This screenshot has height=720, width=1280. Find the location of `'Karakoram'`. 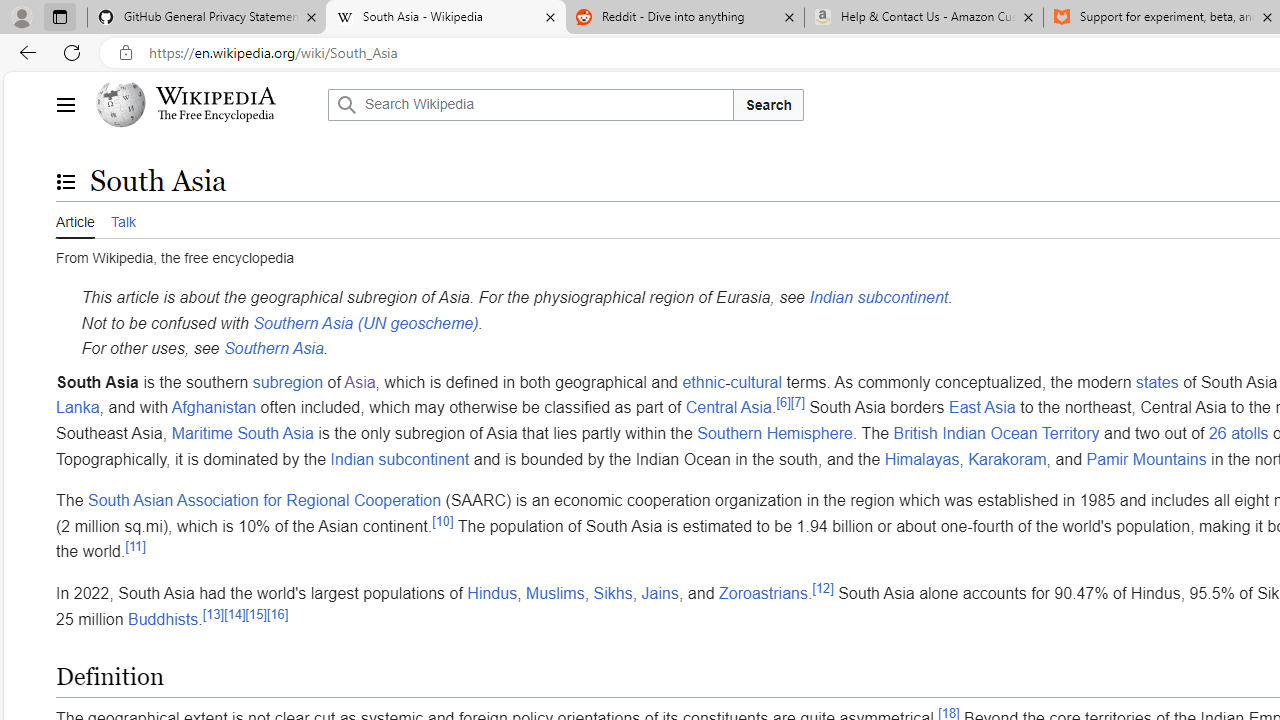

'Karakoram' is located at coordinates (1007, 458).